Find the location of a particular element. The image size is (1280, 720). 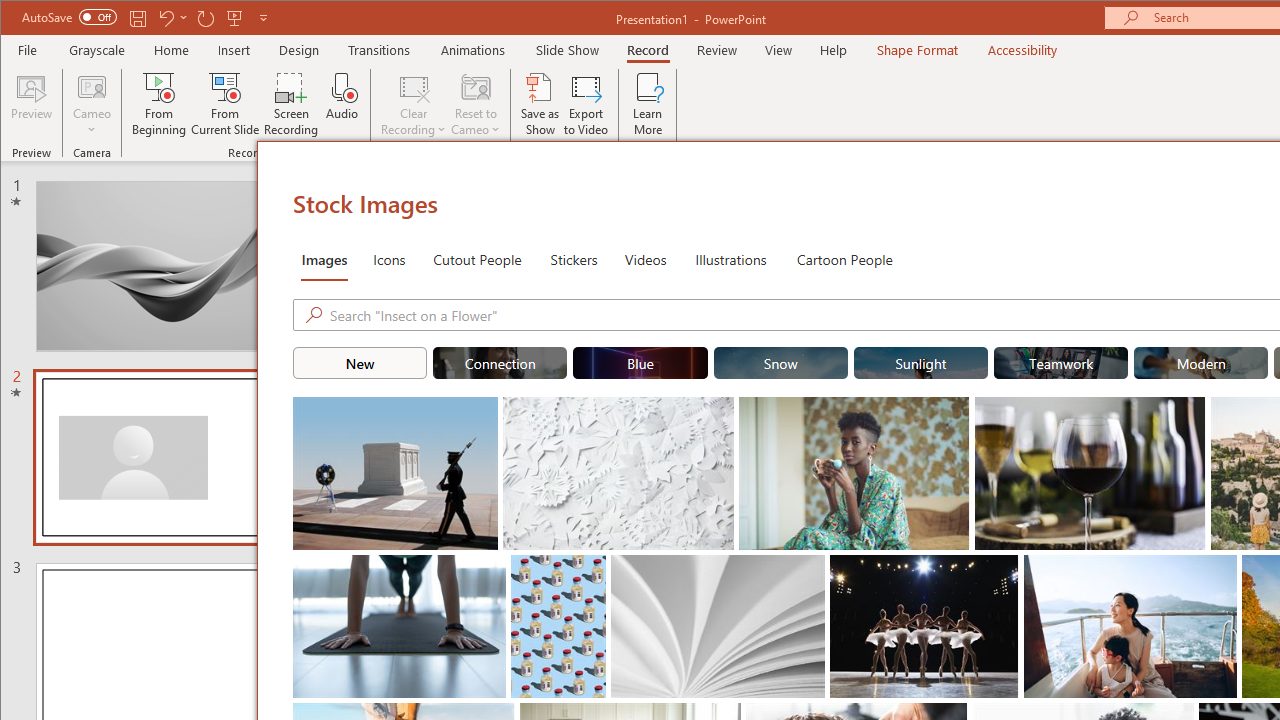

'Stickers' is located at coordinates (573, 257).